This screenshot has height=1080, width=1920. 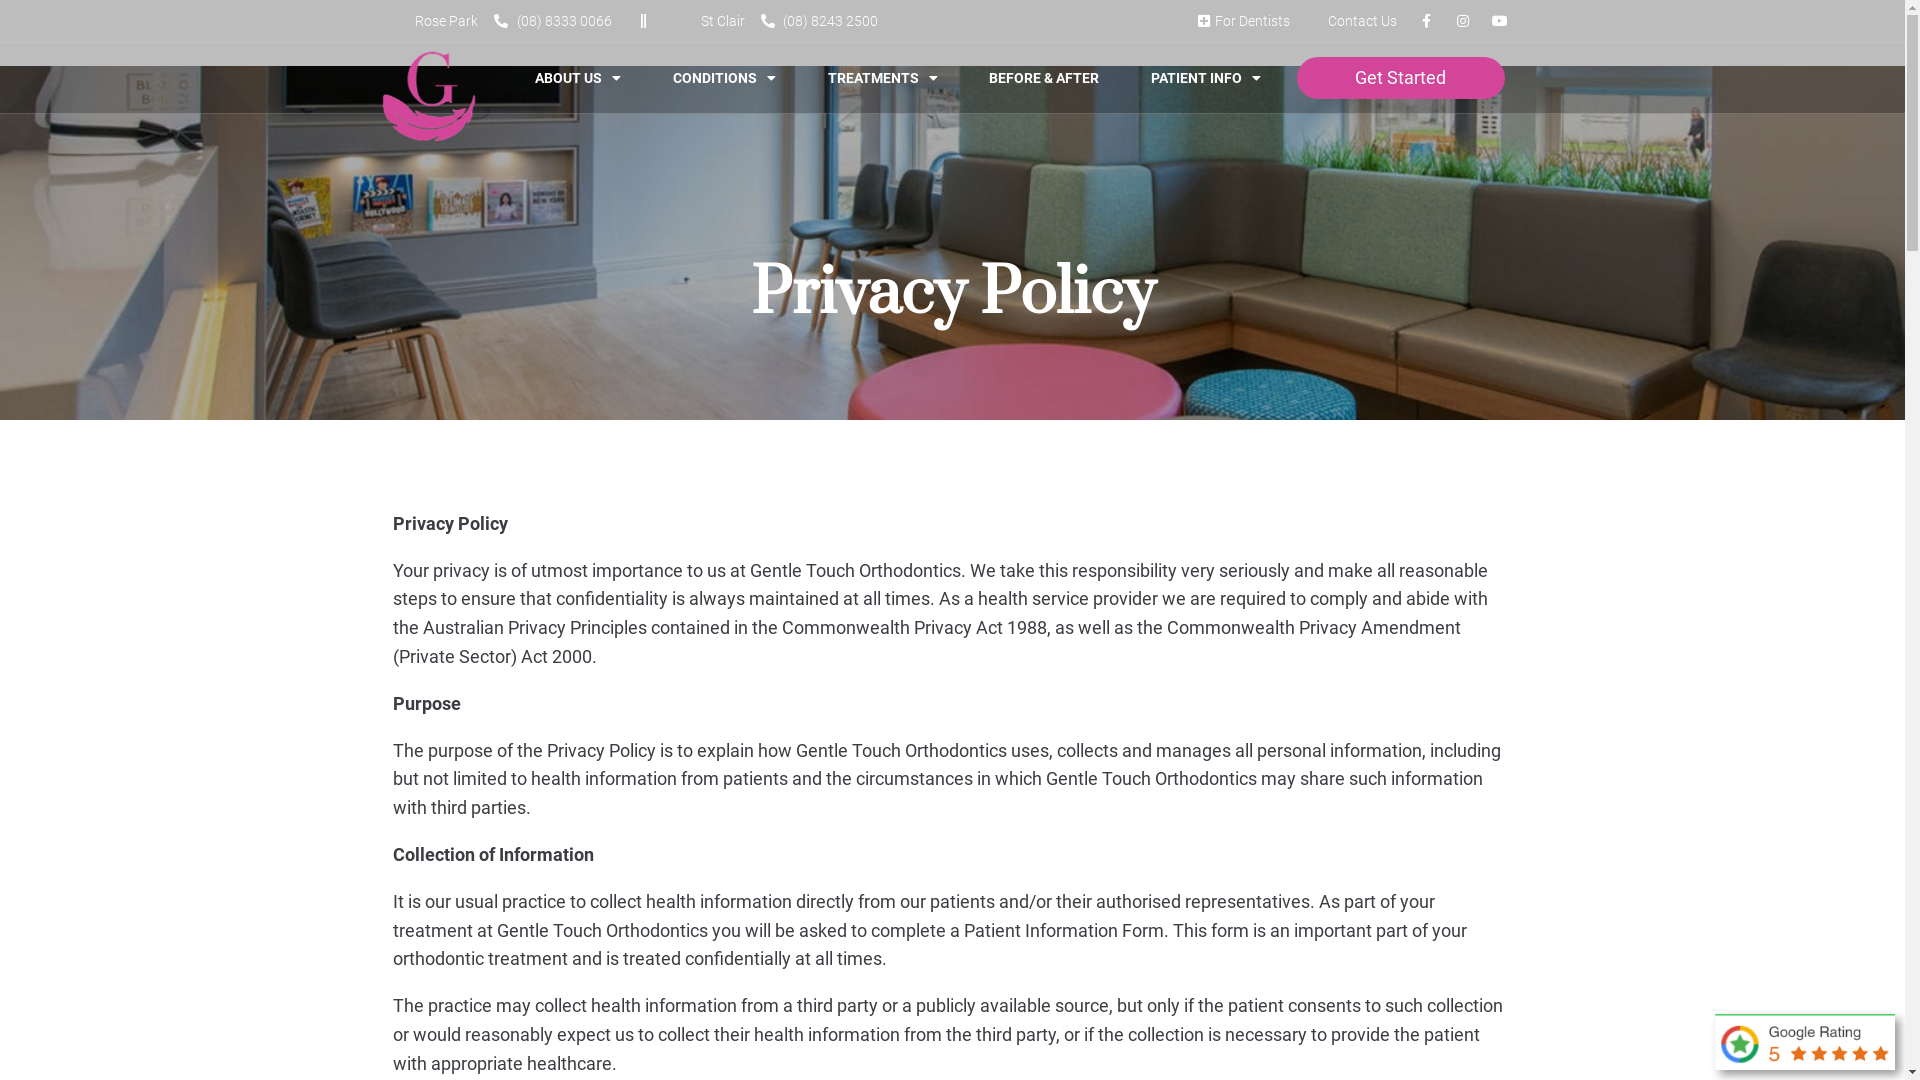 What do you see at coordinates (1400, 76) in the screenshot?
I see `'Get Started'` at bounding box center [1400, 76].